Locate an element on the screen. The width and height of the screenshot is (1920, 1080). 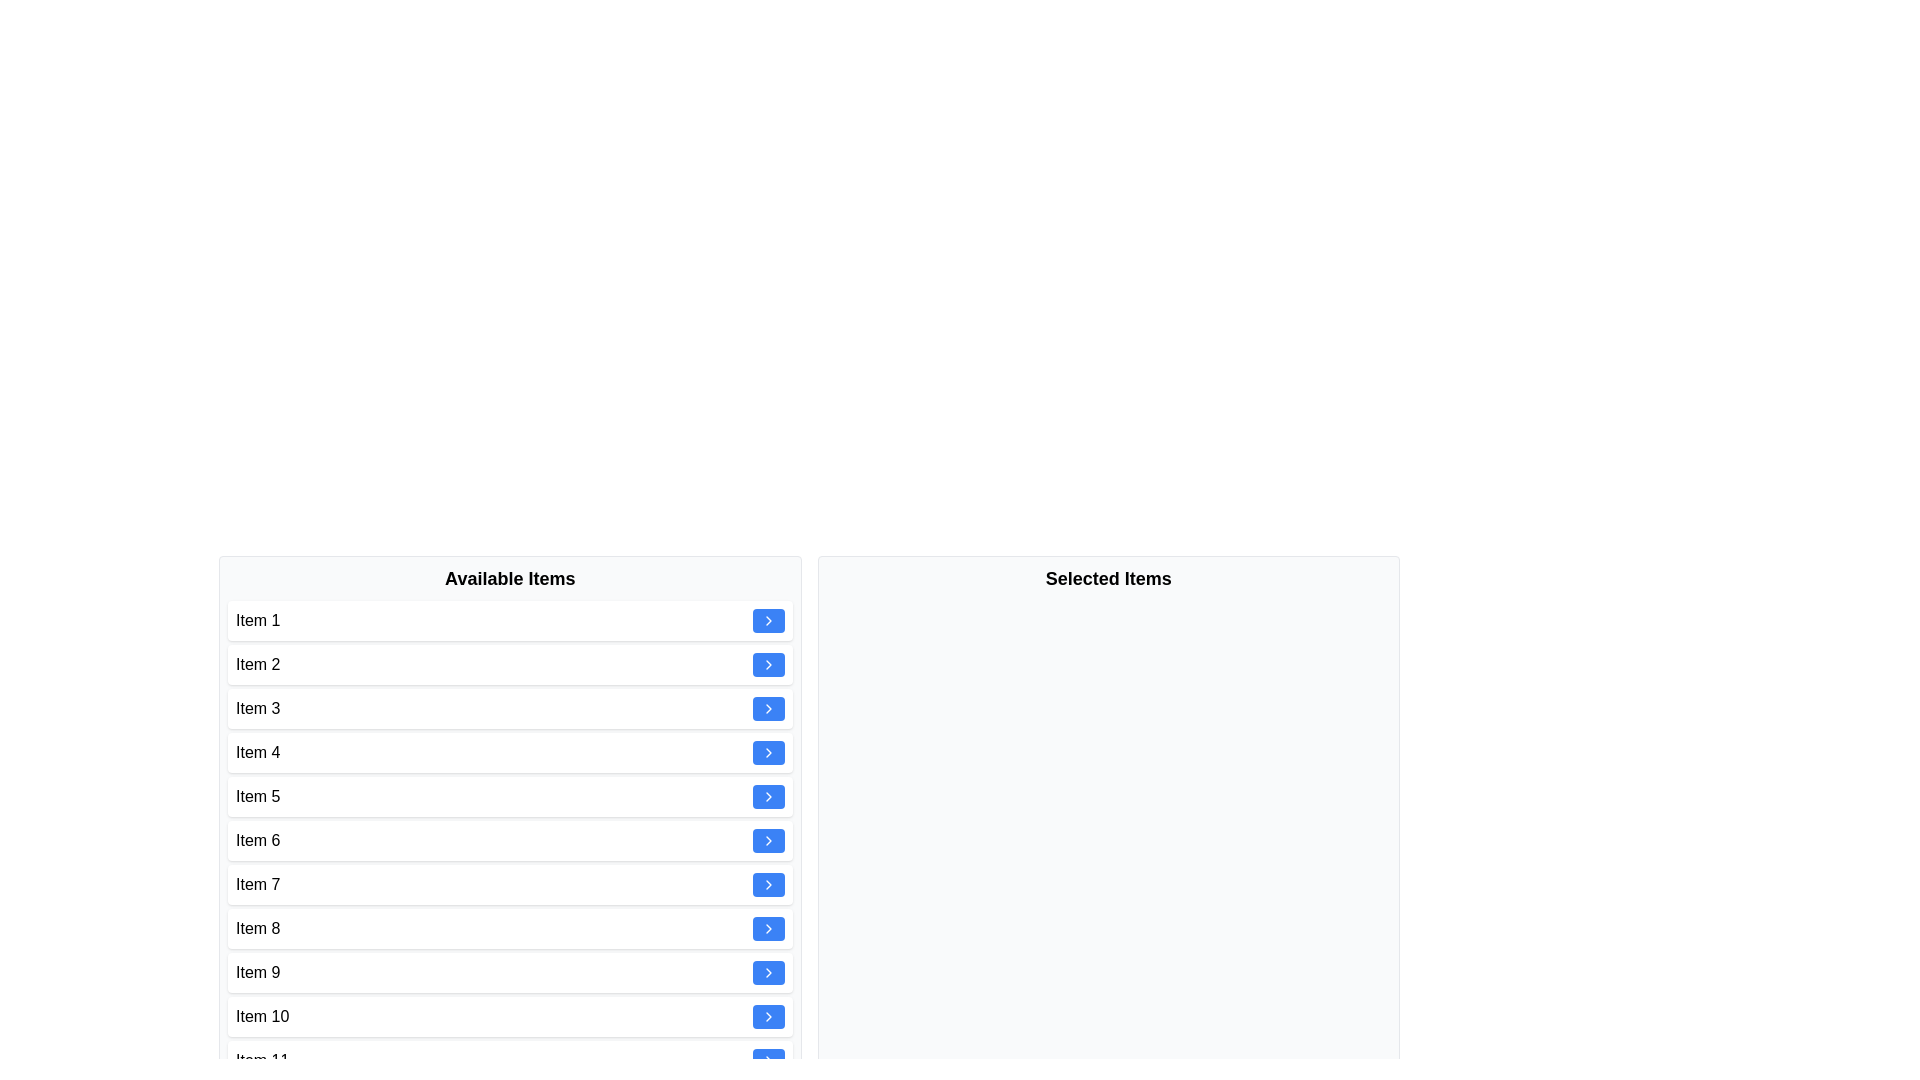
the right-pointing chevron icon within the button for 'Item 8' in the 'Available Items' list is located at coordinates (767, 883).